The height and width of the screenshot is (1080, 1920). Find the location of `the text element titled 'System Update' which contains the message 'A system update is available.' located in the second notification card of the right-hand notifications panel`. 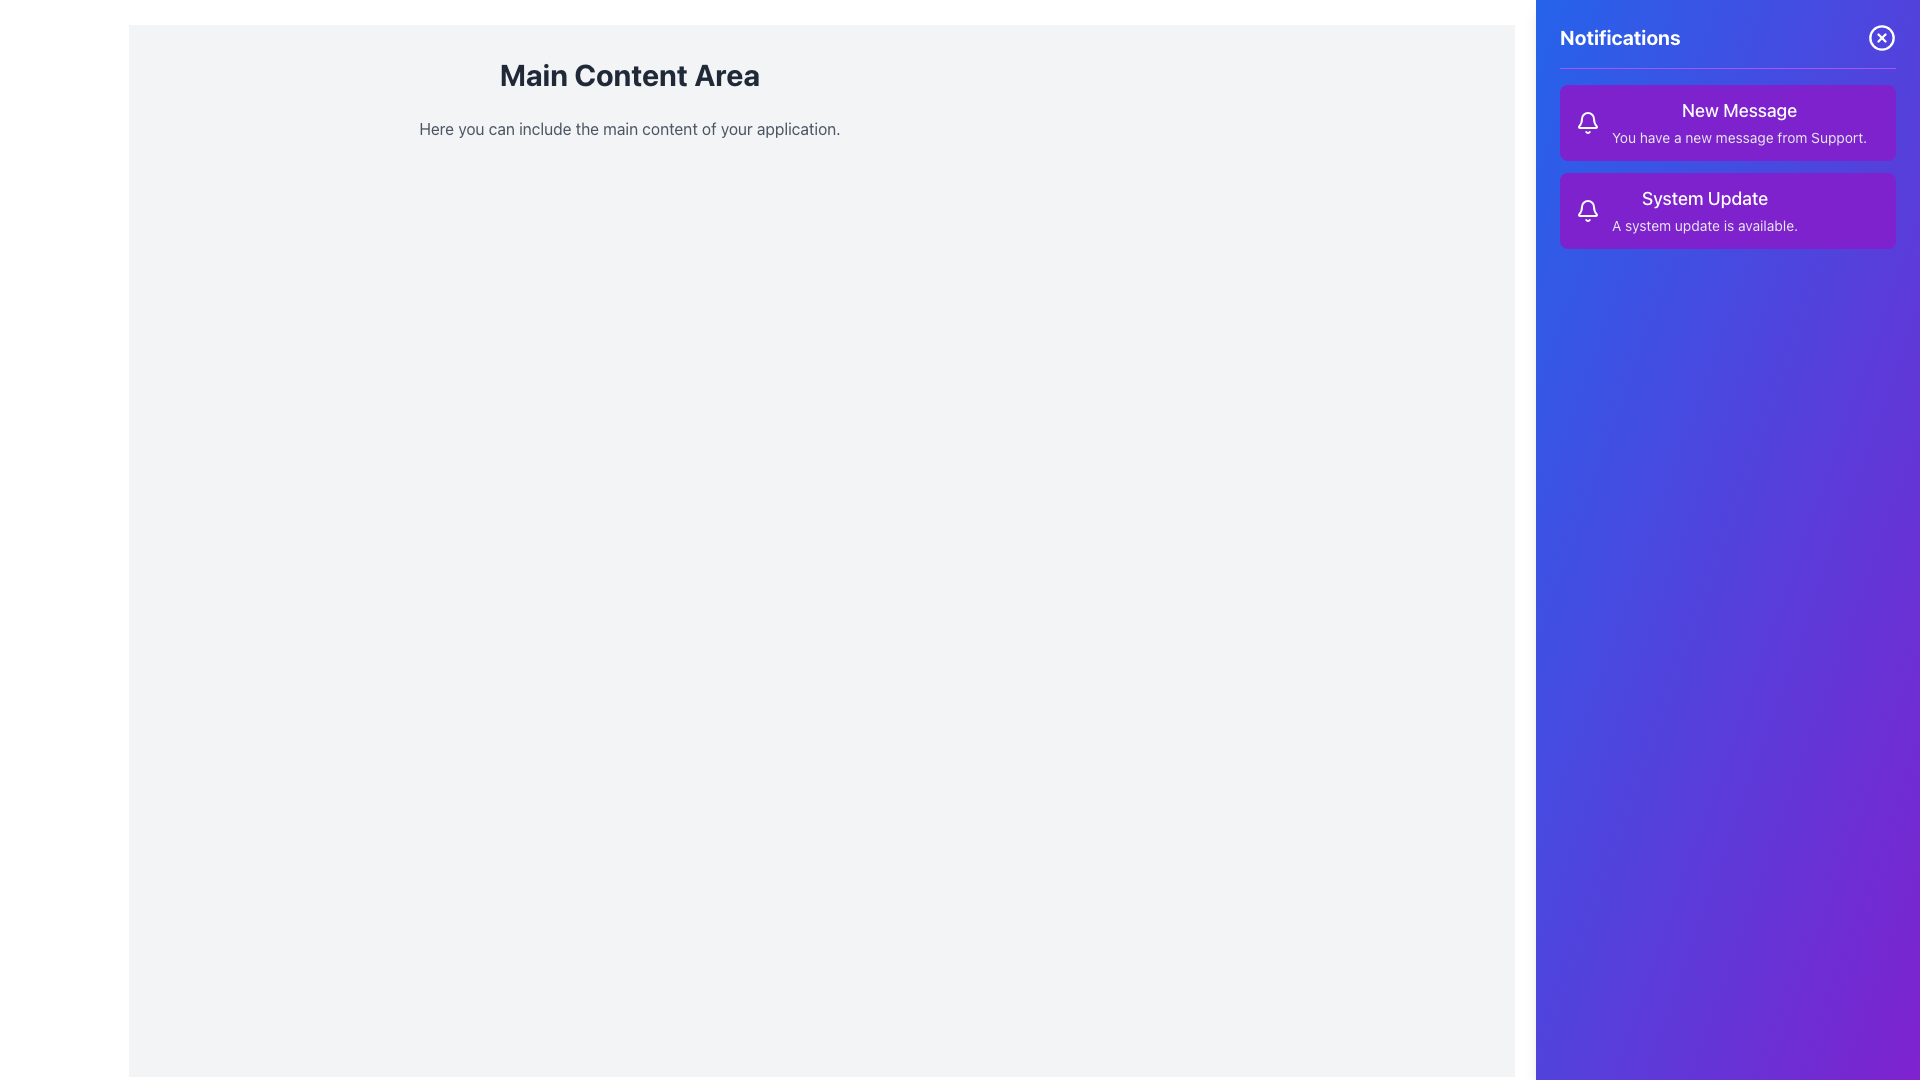

the text element titled 'System Update' which contains the message 'A system update is available.' located in the second notification card of the right-hand notifications panel is located at coordinates (1703, 211).